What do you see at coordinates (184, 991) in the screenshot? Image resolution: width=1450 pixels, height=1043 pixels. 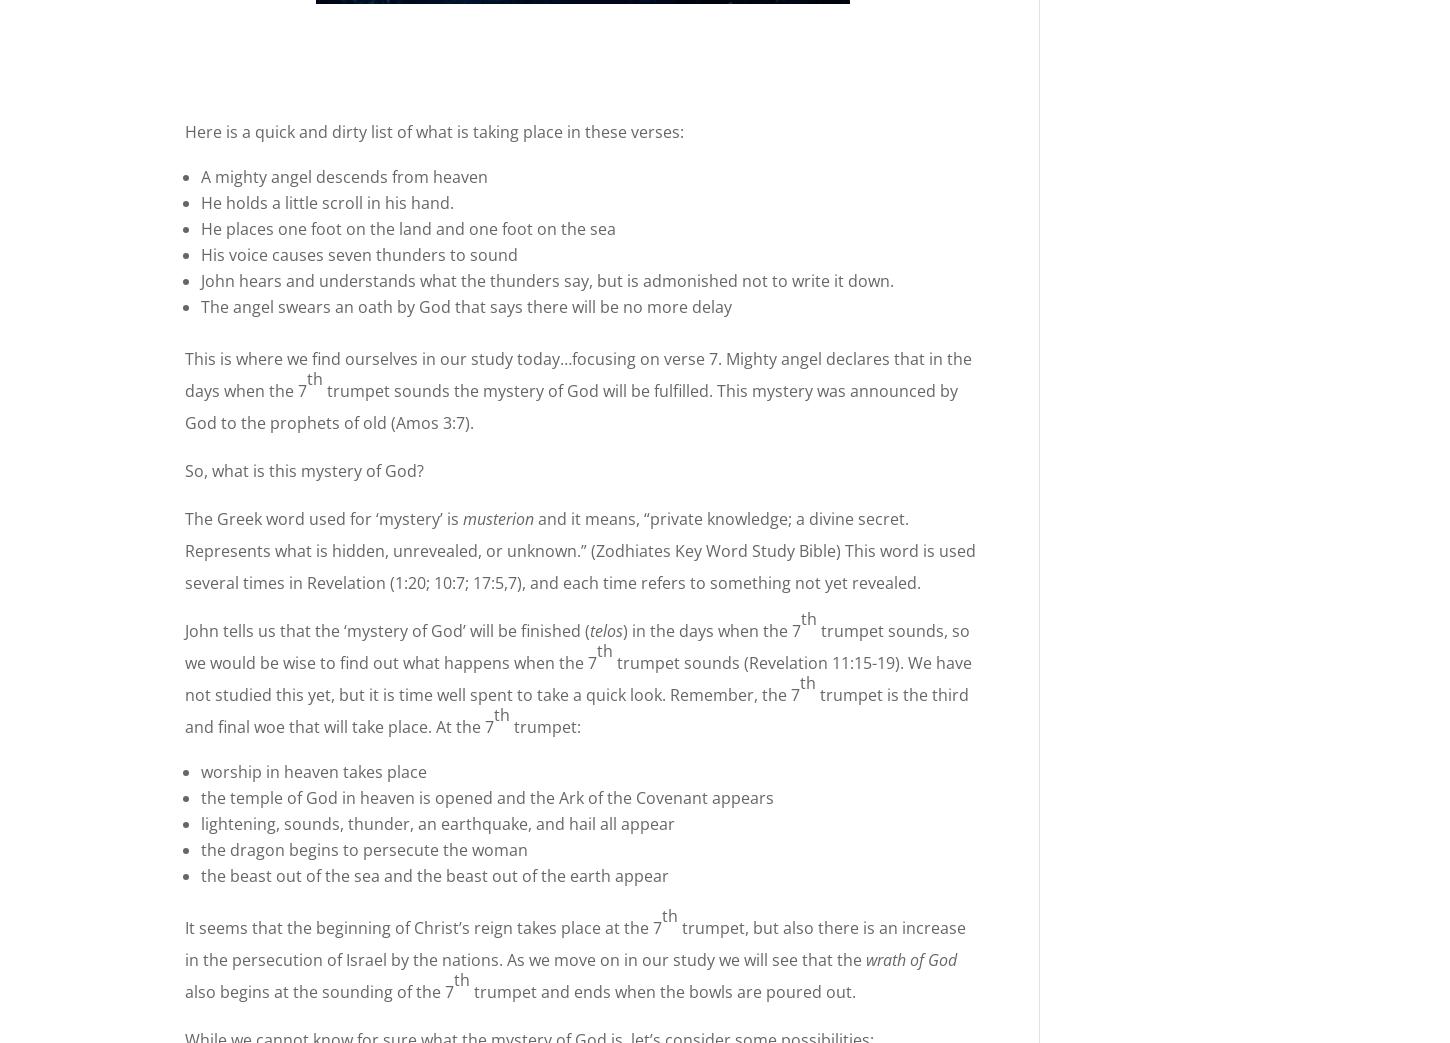 I see `'also begins at the sounding of the 7'` at bounding box center [184, 991].